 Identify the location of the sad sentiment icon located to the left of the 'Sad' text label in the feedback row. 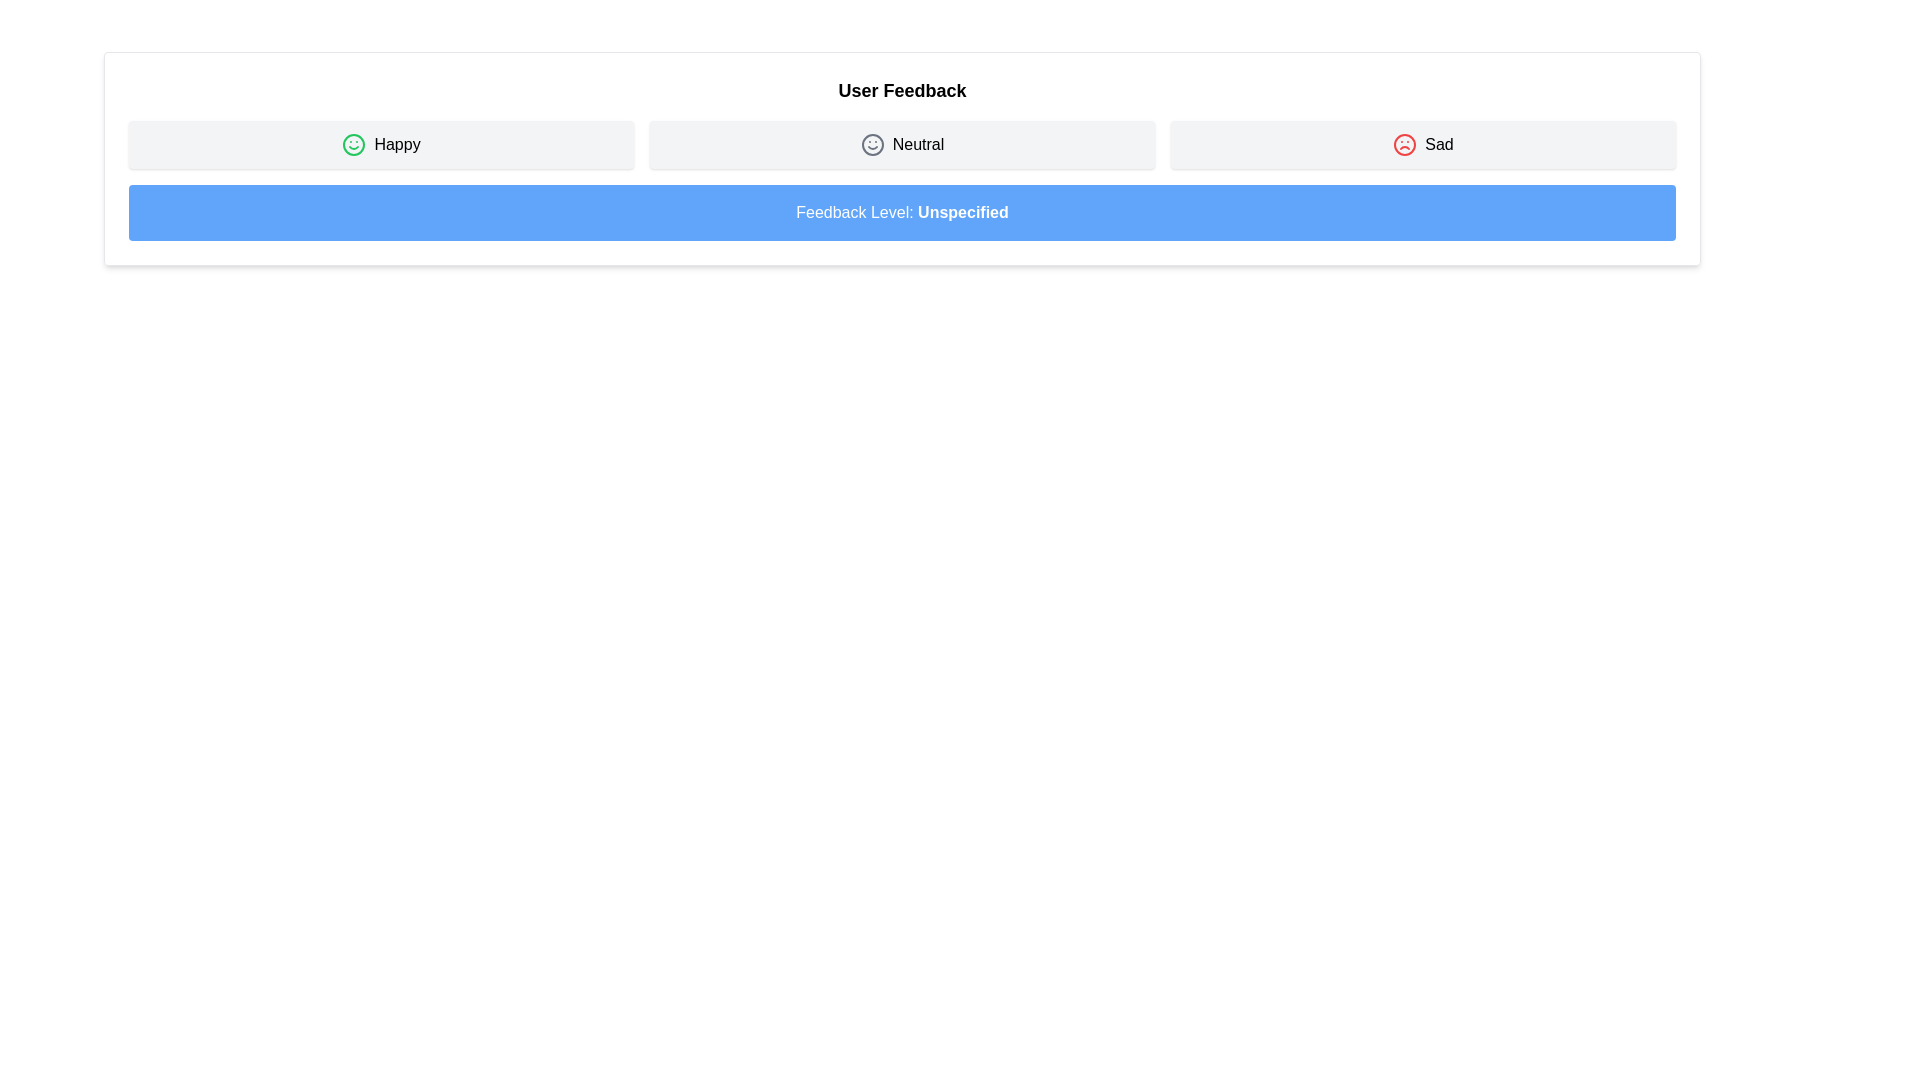
(1404, 144).